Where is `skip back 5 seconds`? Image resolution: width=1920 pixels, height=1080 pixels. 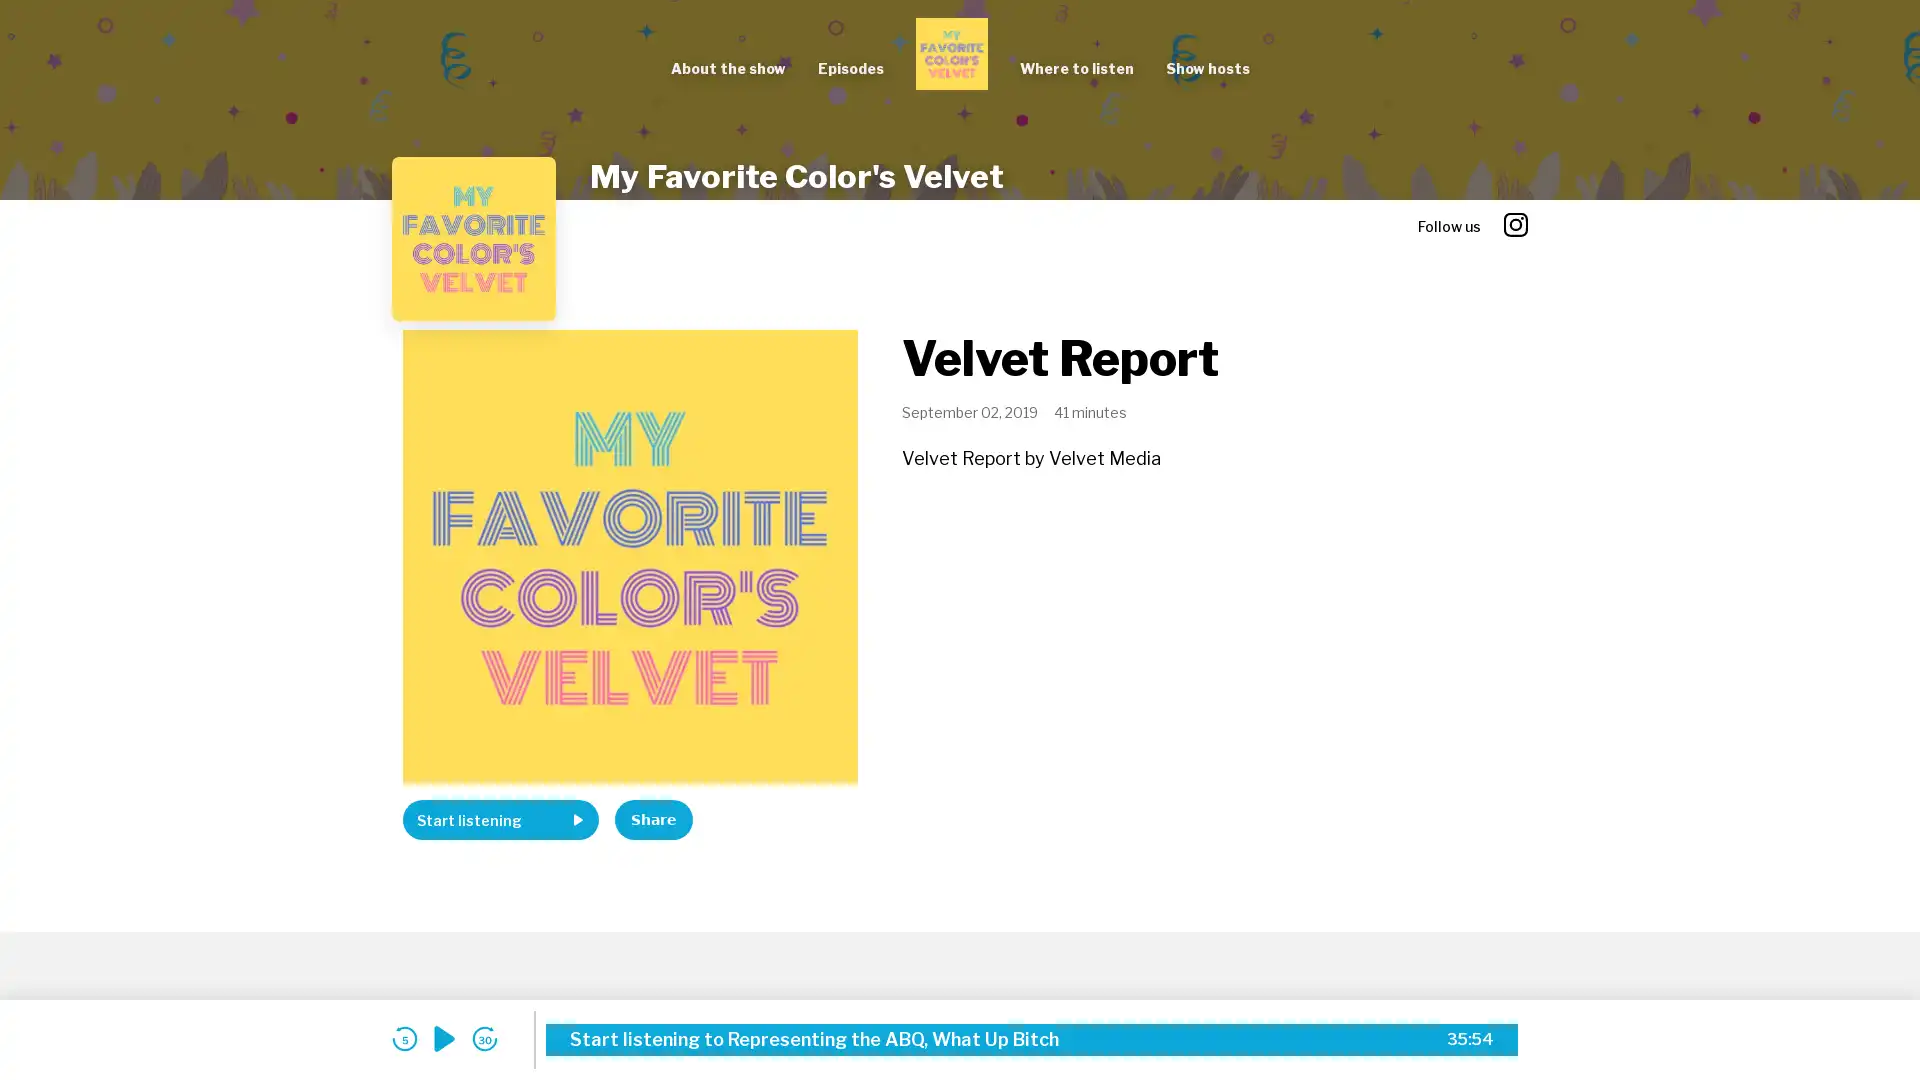 skip back 5 seconds is located at coordinates (403, 1038).